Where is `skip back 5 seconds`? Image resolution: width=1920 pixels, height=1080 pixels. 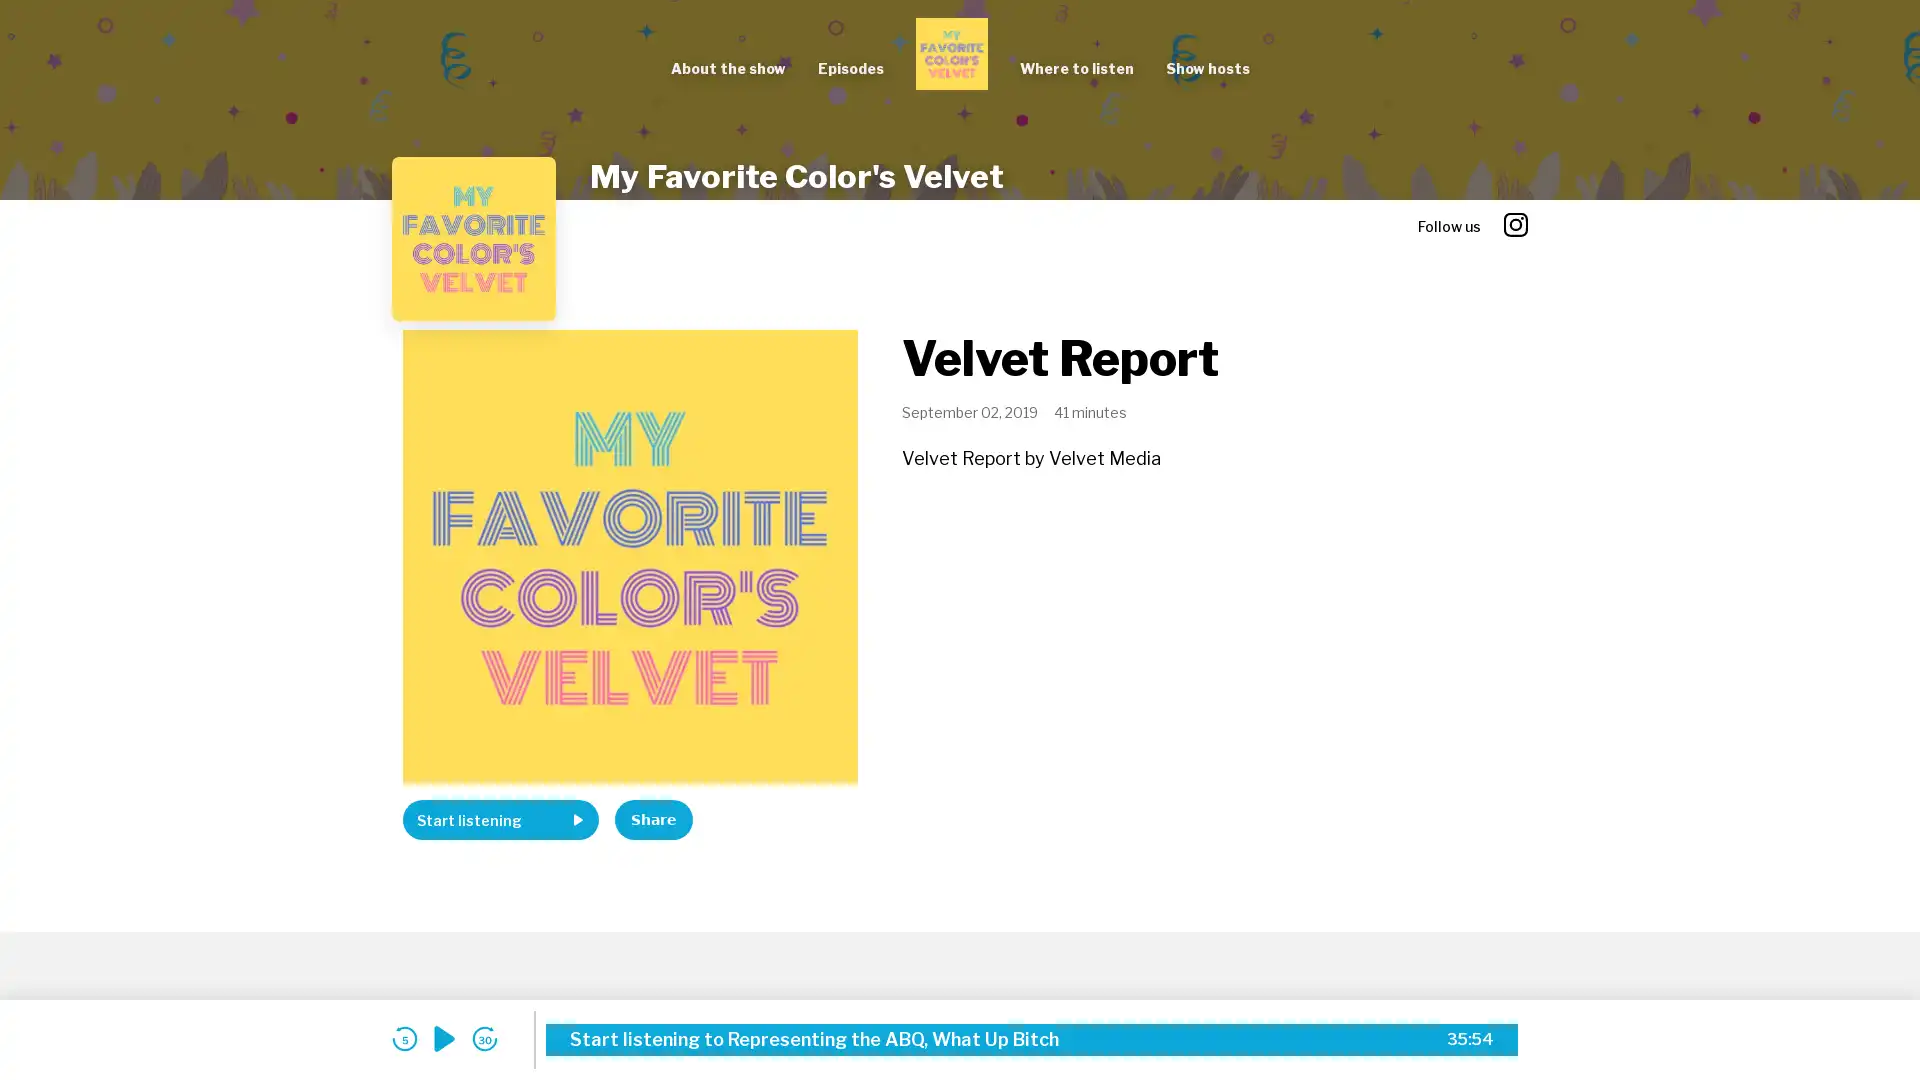 skip back 5 seconds is located at coordinates (403, 1038).